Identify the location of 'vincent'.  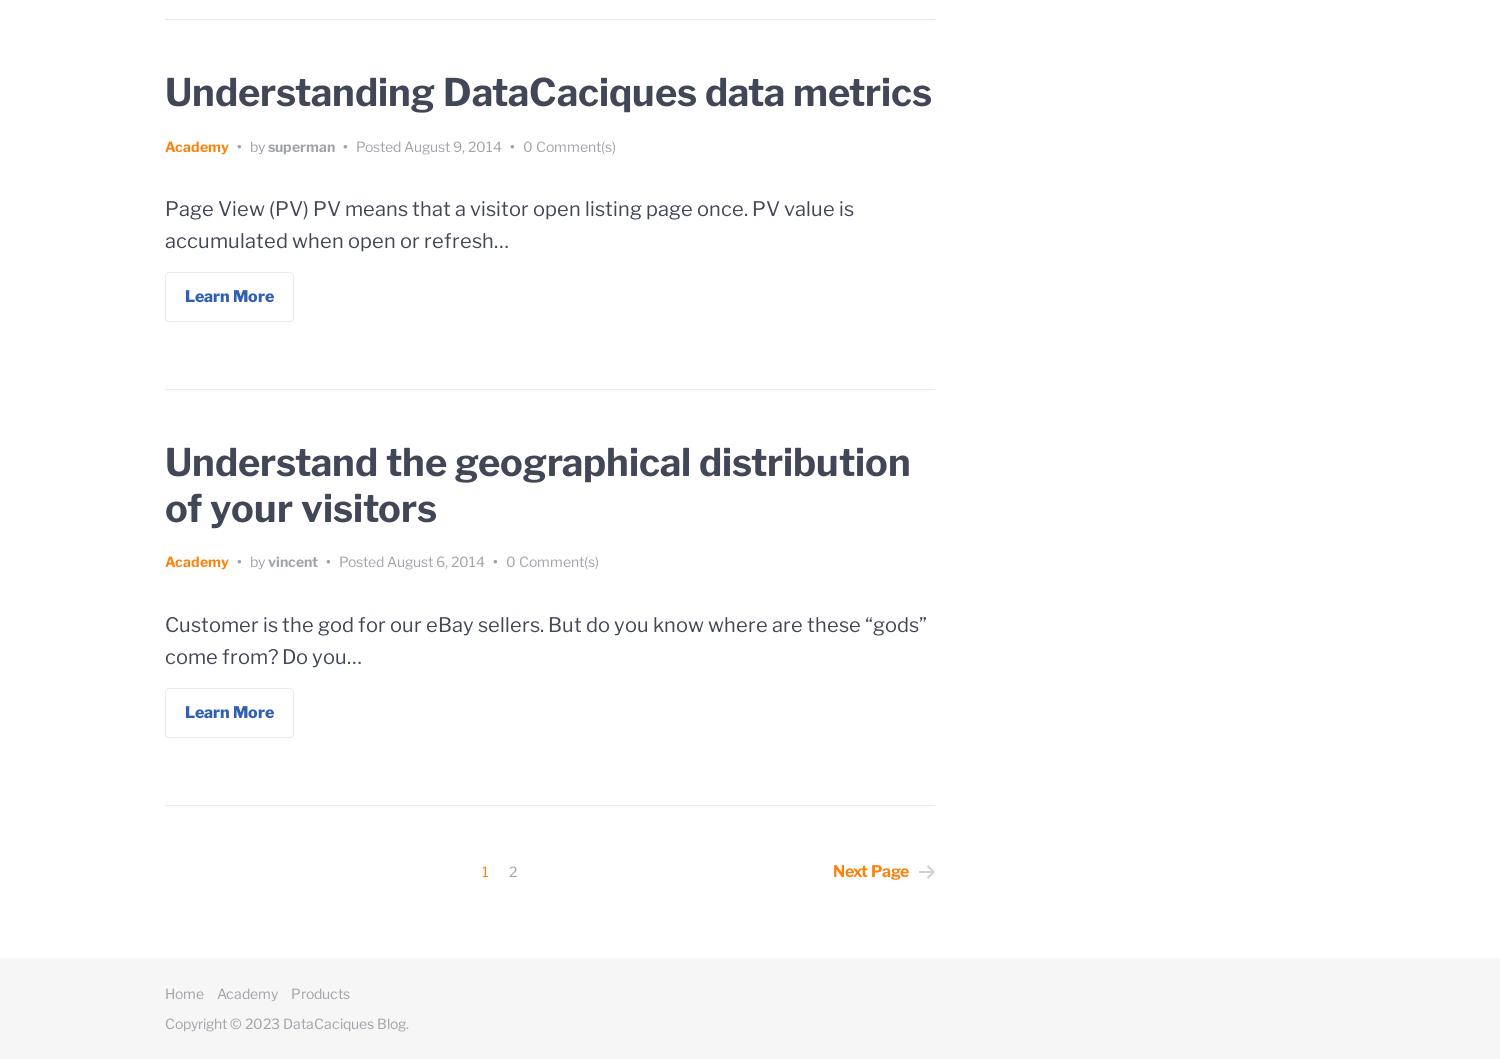
(292, 560).